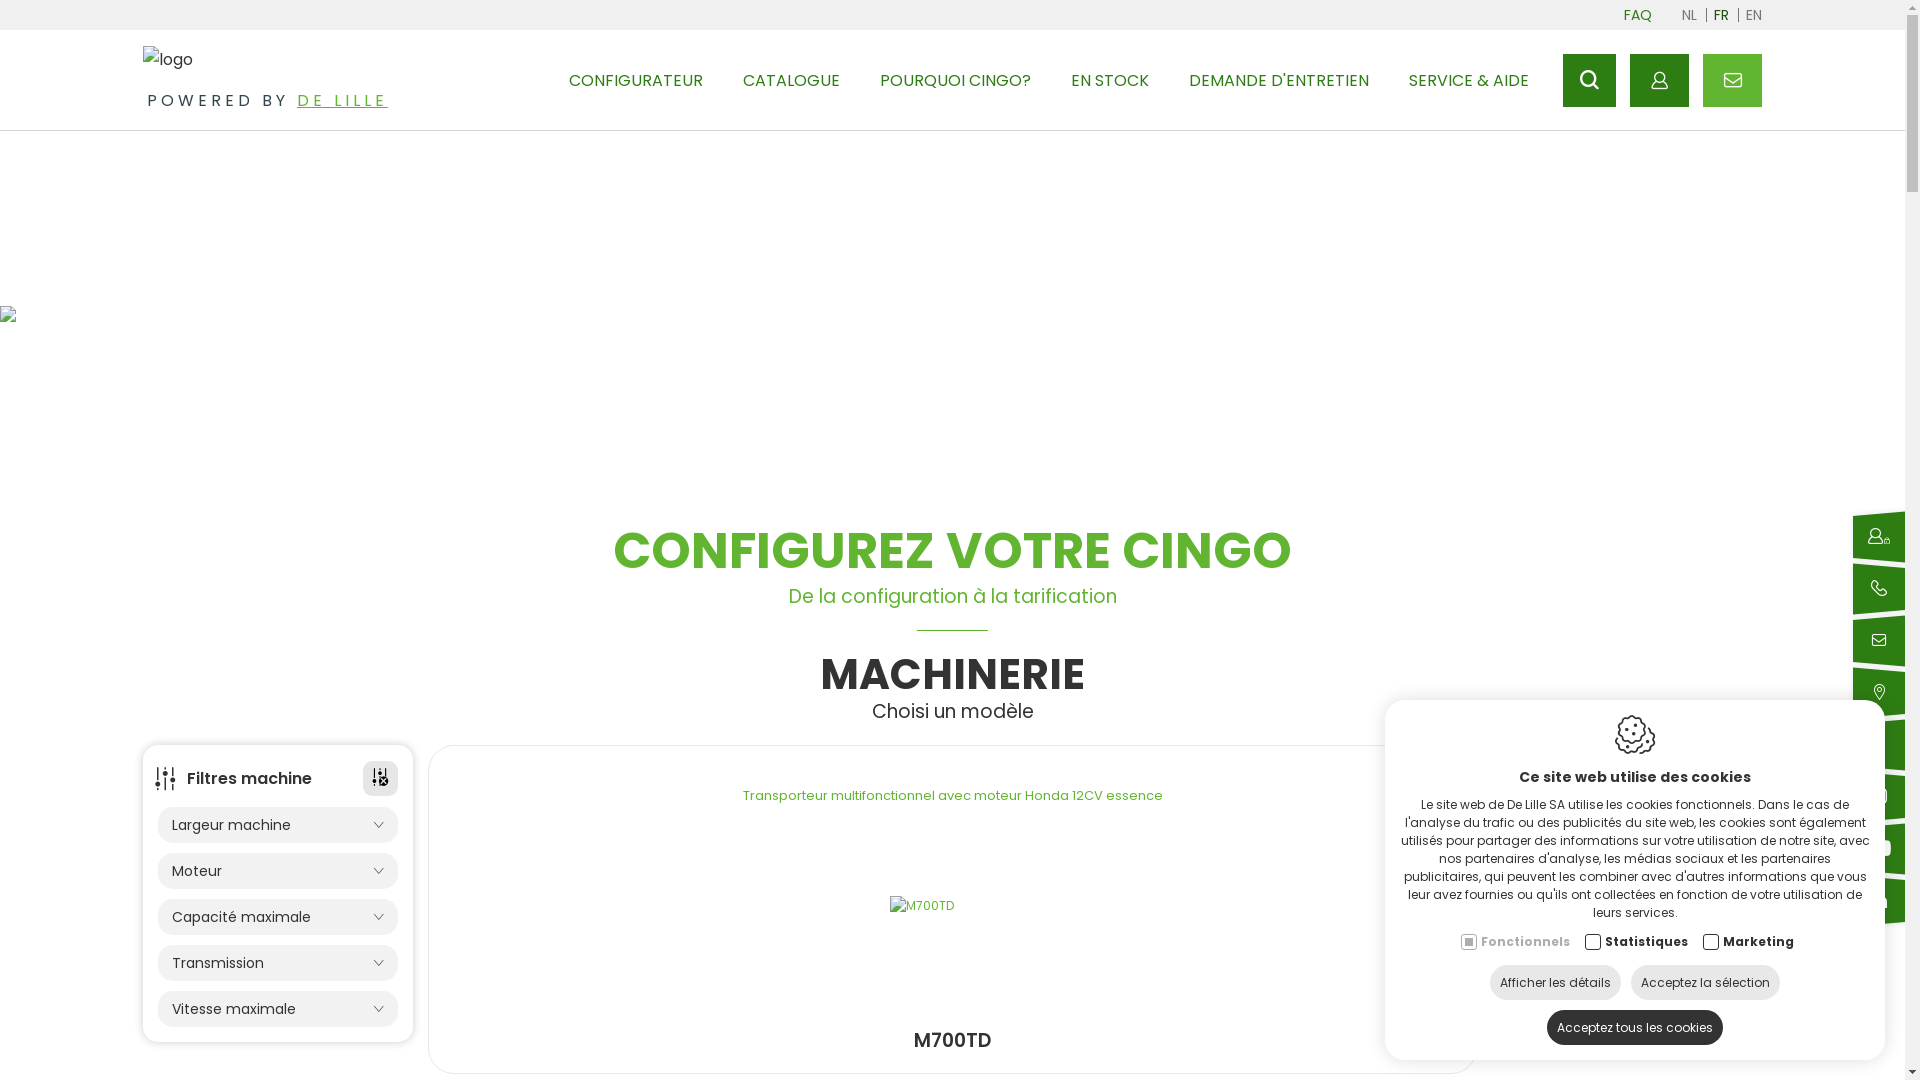 The width and height of the screenshot is (1920, 1080). Describe the element at coordinates (277, 870) in the screenshot. I see `'Moteur'` at that location.